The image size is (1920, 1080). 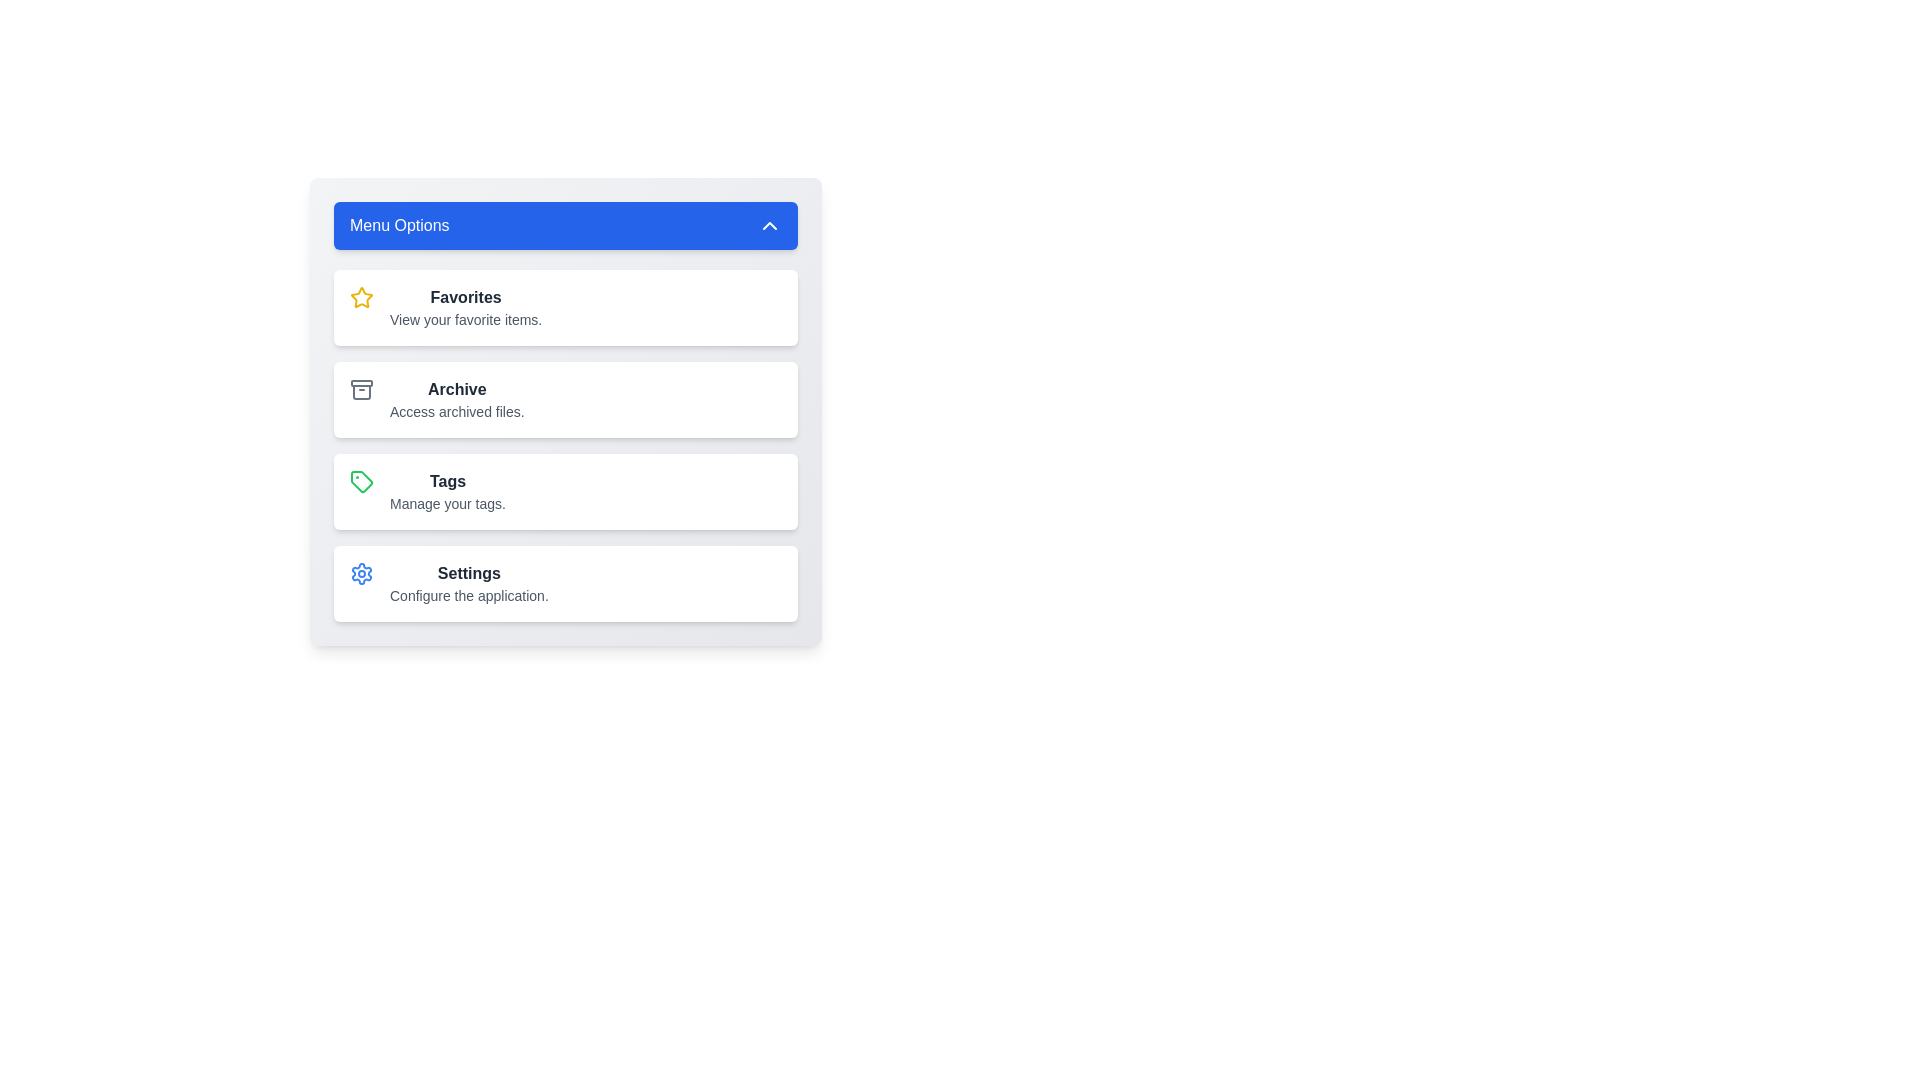 I want to click on text descriptor for the 'Tags' section which states 'Manage your tags.', so click(x=446, y=492).